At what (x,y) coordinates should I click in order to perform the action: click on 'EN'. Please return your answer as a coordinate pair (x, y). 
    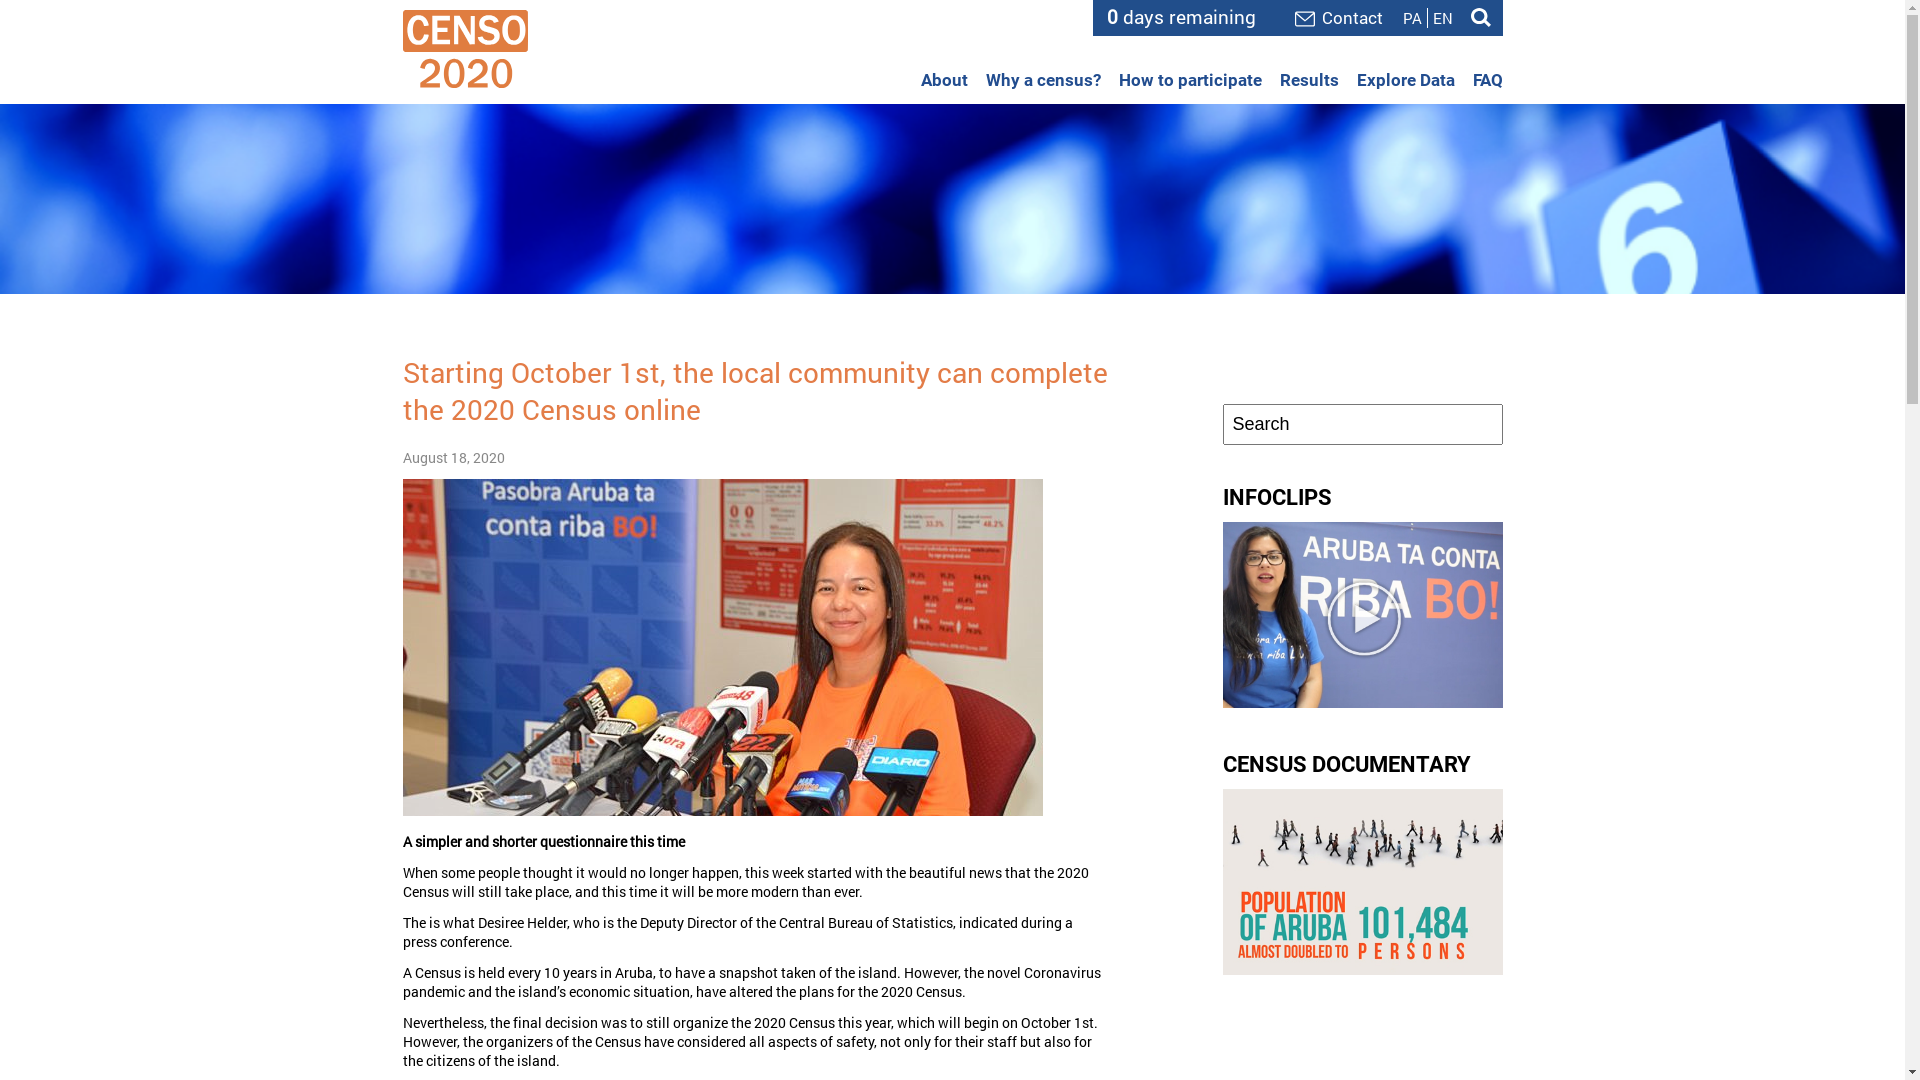
    Looking at the image, I should click on (1441, 18).